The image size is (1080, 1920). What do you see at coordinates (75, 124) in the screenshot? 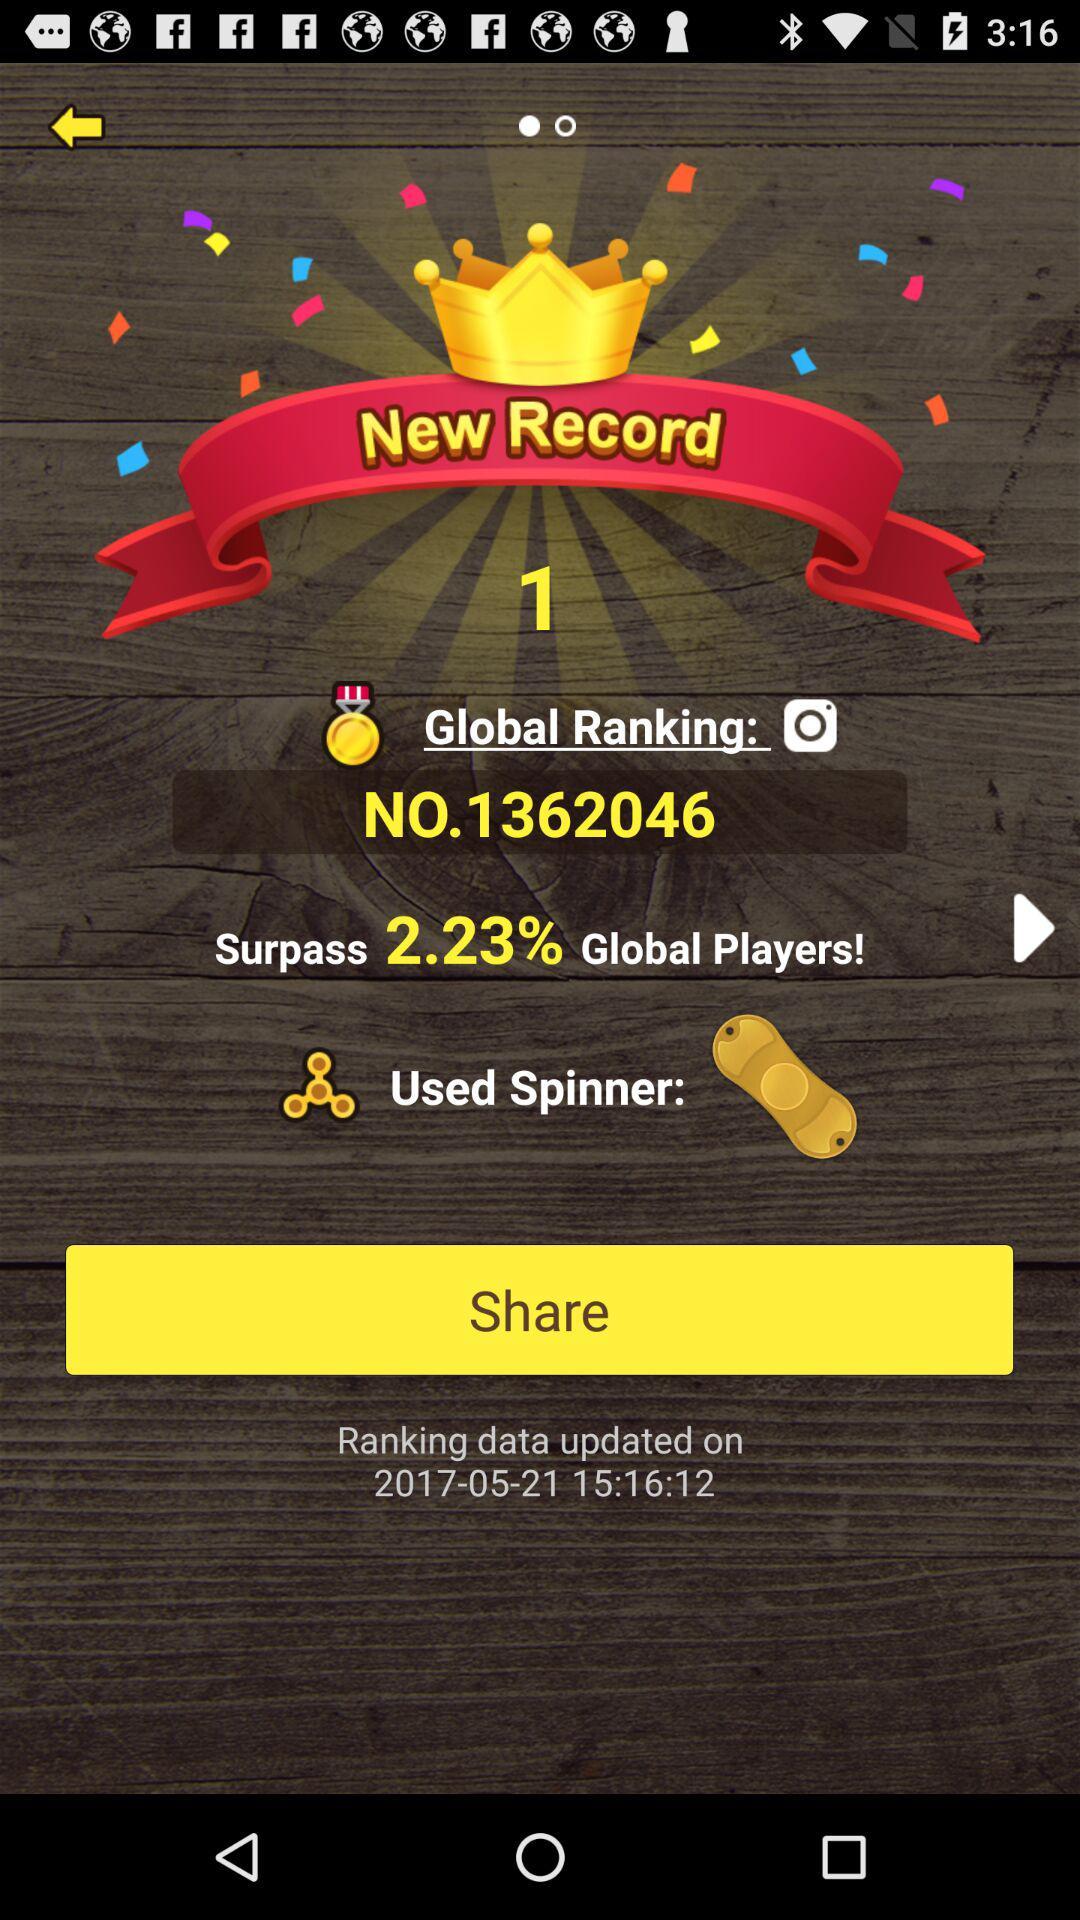
I see `previous` at bounding box center [75, 124].